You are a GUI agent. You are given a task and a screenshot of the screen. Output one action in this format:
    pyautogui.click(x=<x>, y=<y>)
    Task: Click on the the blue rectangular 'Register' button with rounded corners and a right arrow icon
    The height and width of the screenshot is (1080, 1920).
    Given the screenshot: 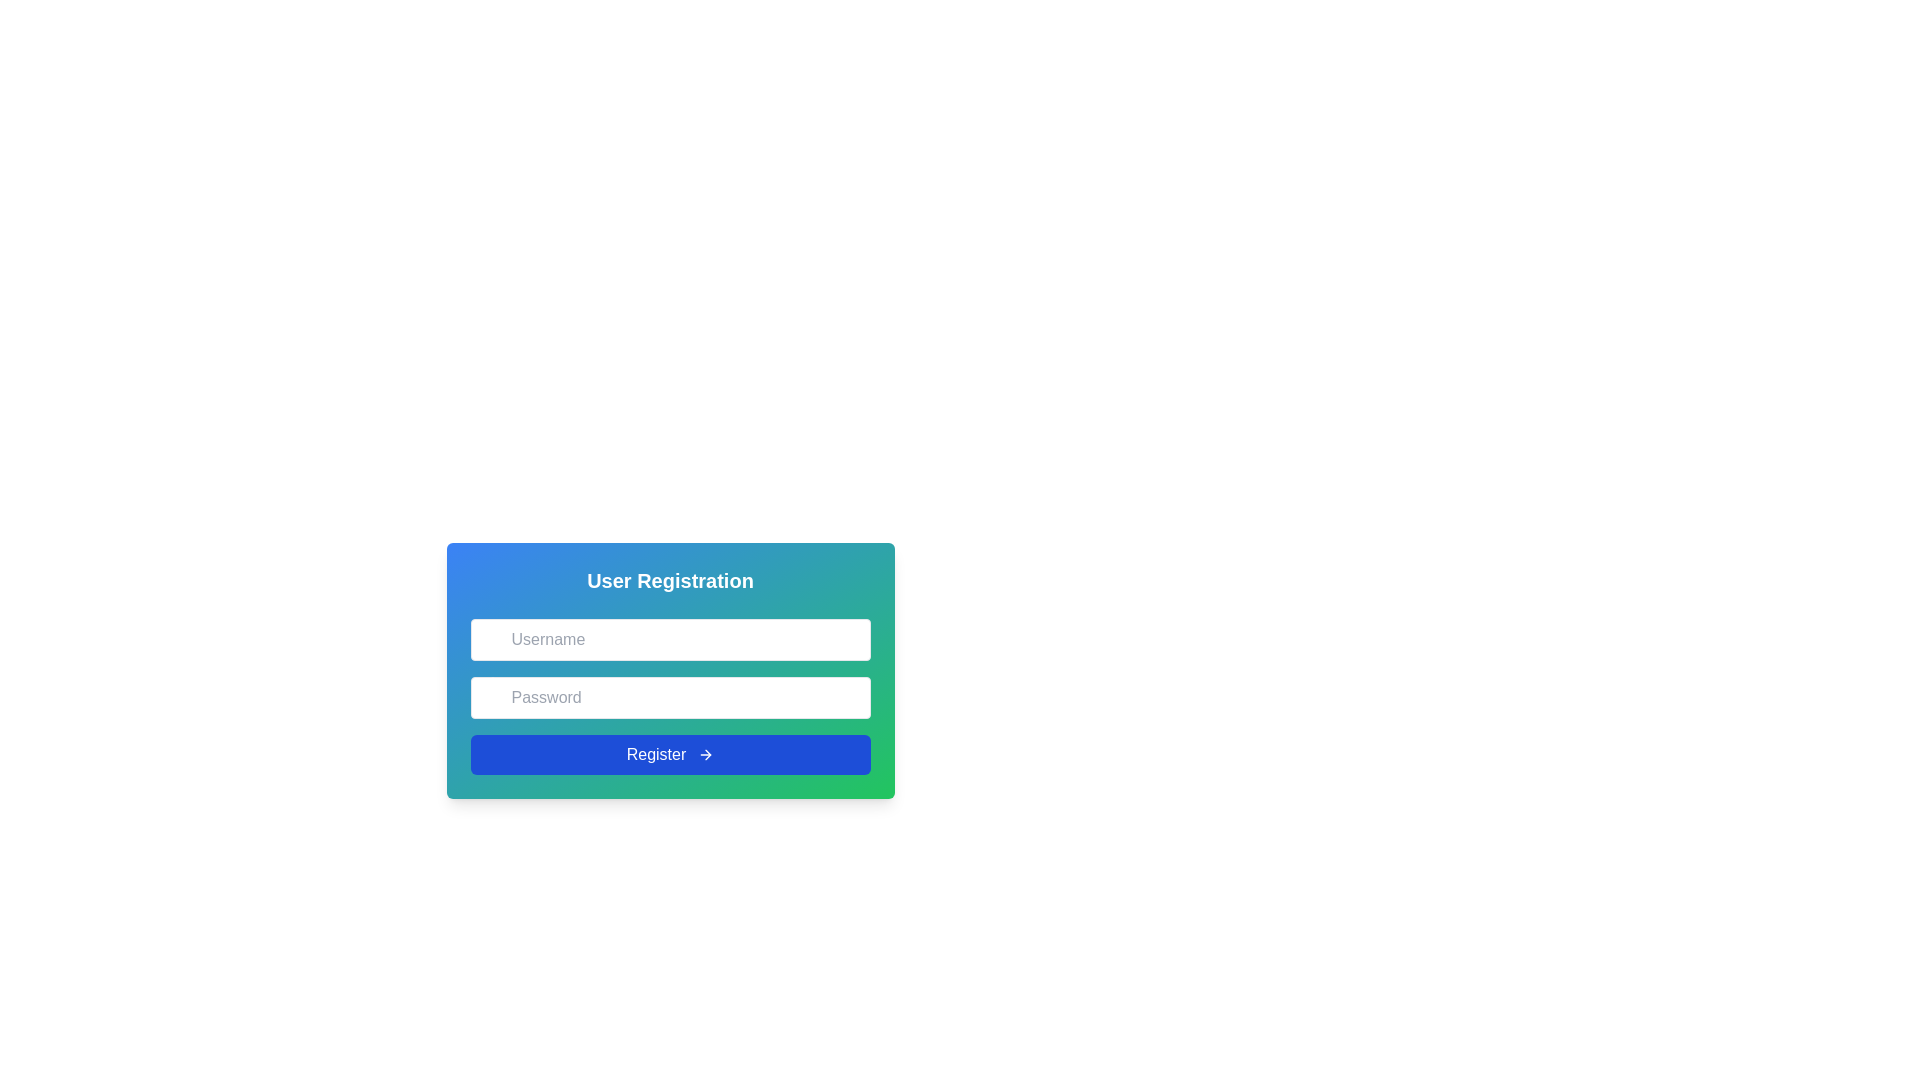 What is the action you would take?
    pyautogui.click(x=670, y=755)
    